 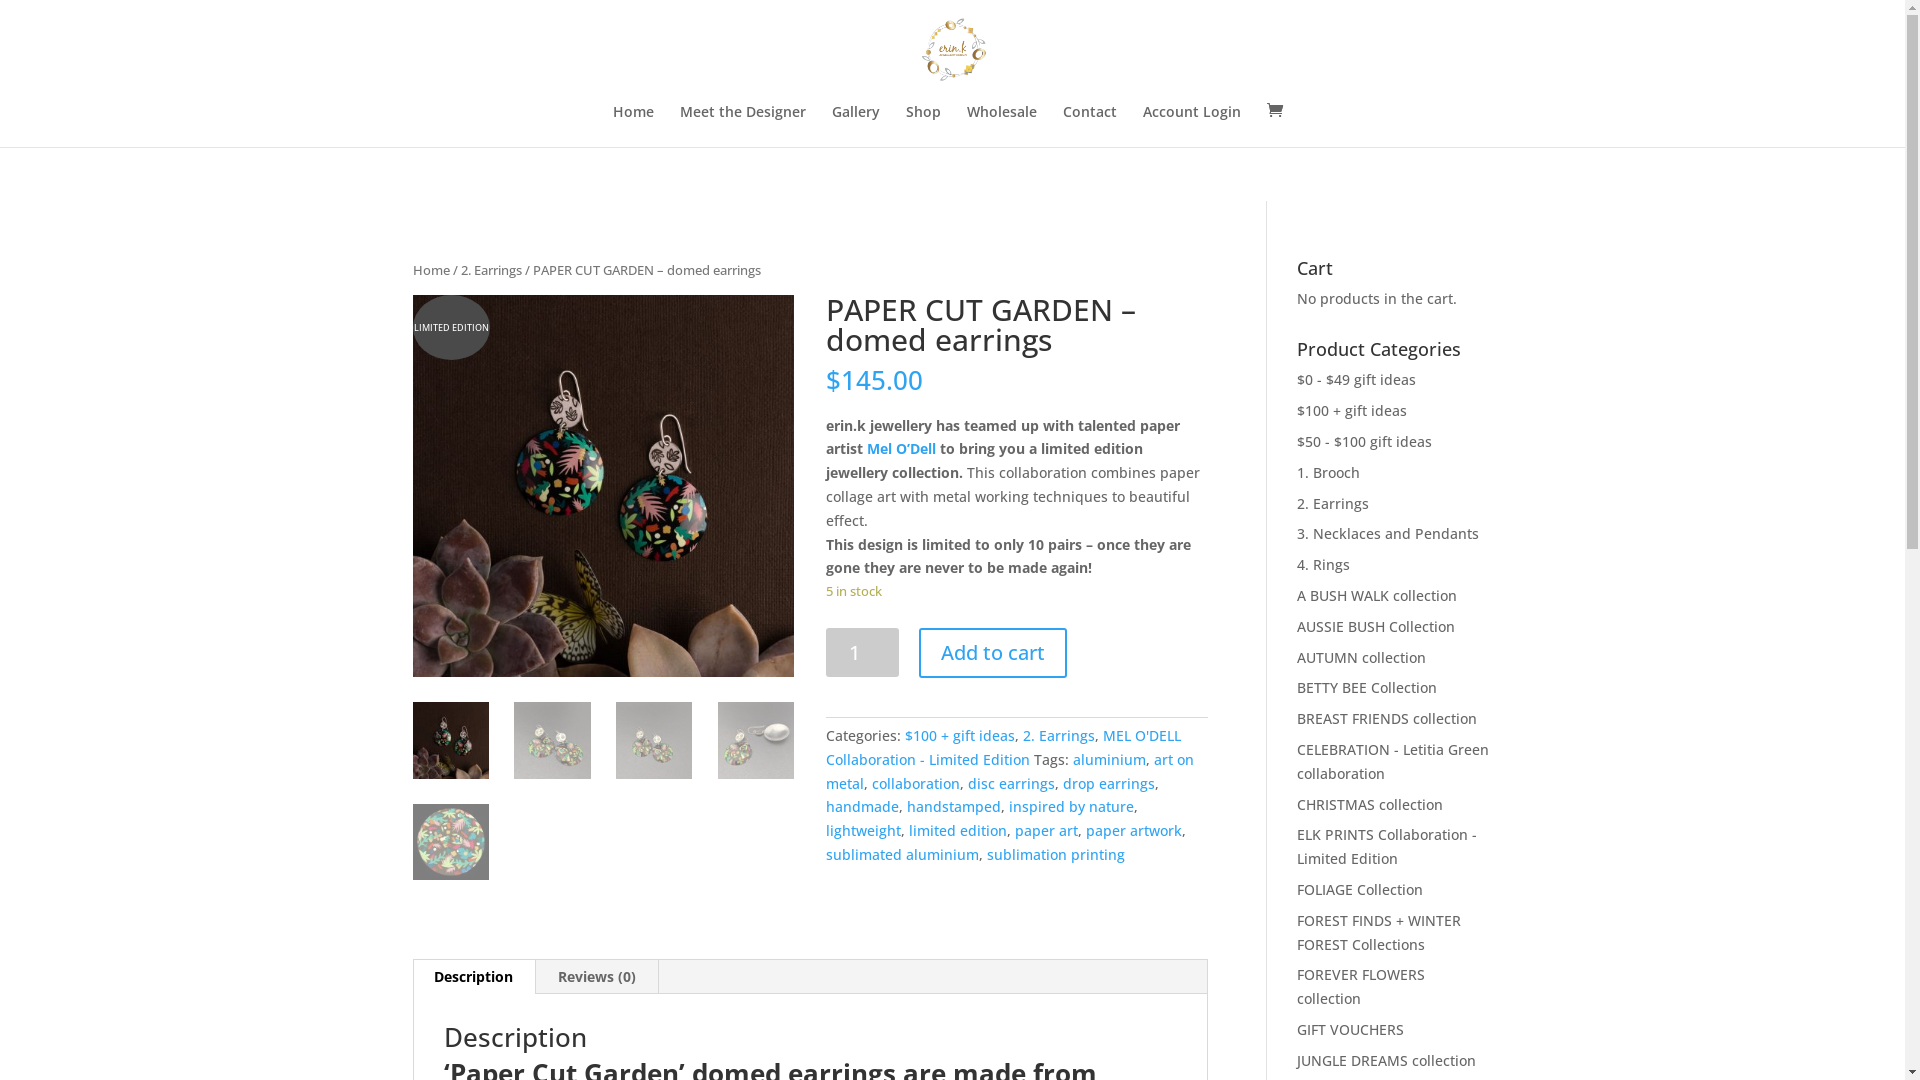 I want to click on 'lightweight', so click(x=825, y=830).